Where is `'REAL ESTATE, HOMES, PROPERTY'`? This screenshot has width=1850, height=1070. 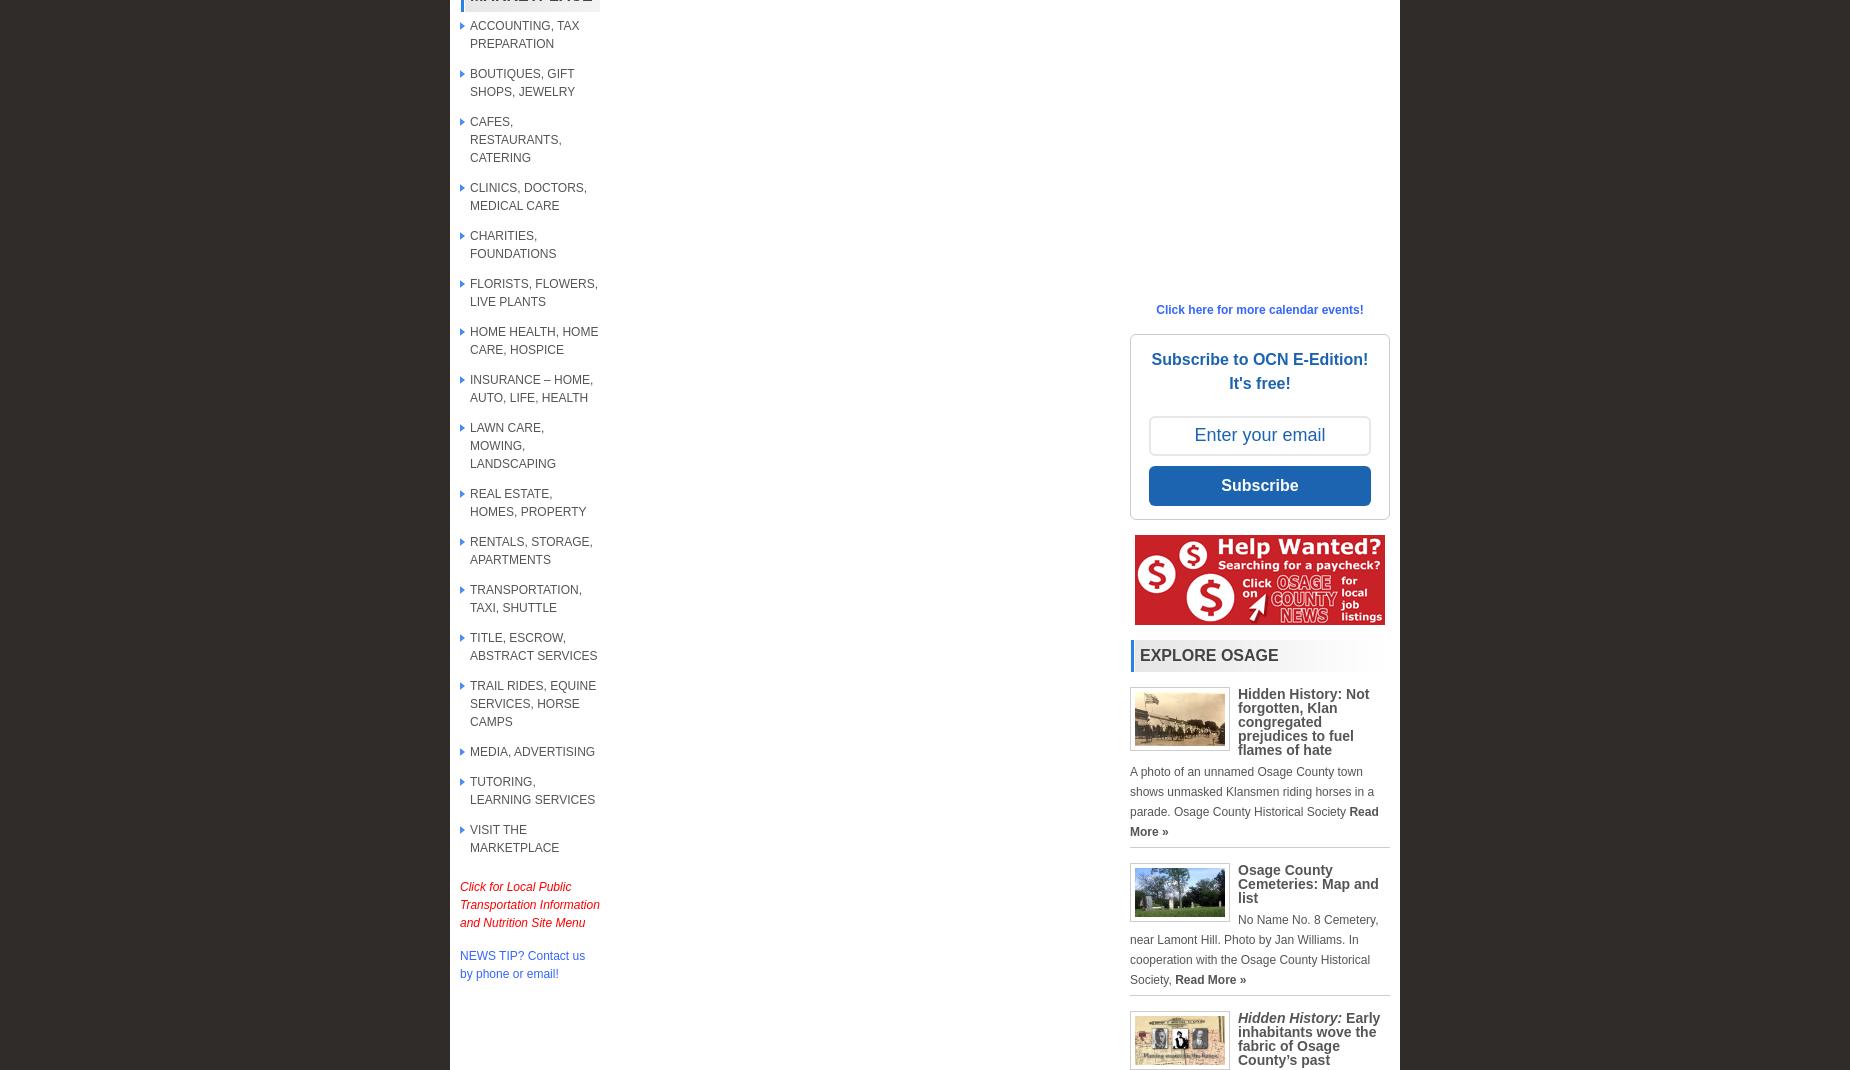
'REAL ESTATE, HOMES, PROPERTY' is located at coordinates (470, 503).